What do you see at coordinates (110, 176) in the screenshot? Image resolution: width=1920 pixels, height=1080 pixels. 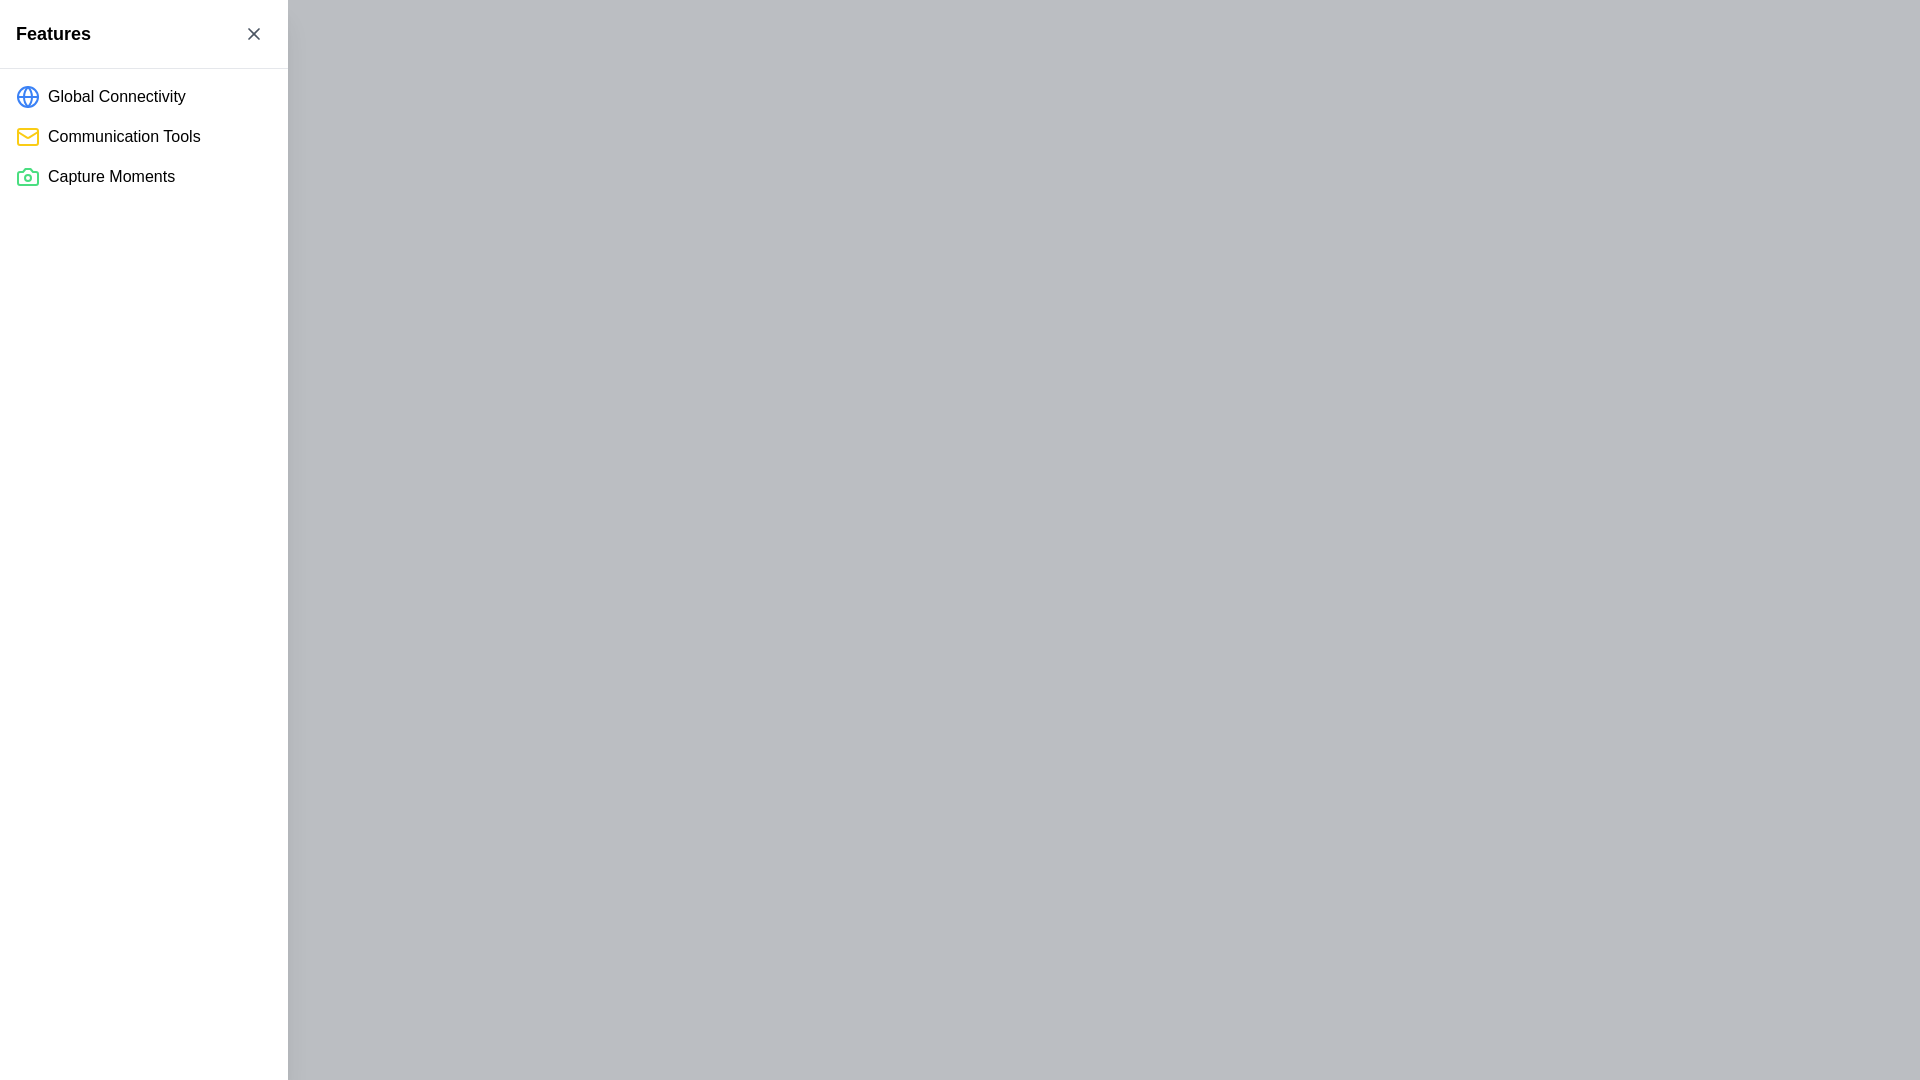 I see `the 'Capture Moments' text label located in the left sidebar, which is the third item in a vertical list of feature options` at bounding box center [110, 176].